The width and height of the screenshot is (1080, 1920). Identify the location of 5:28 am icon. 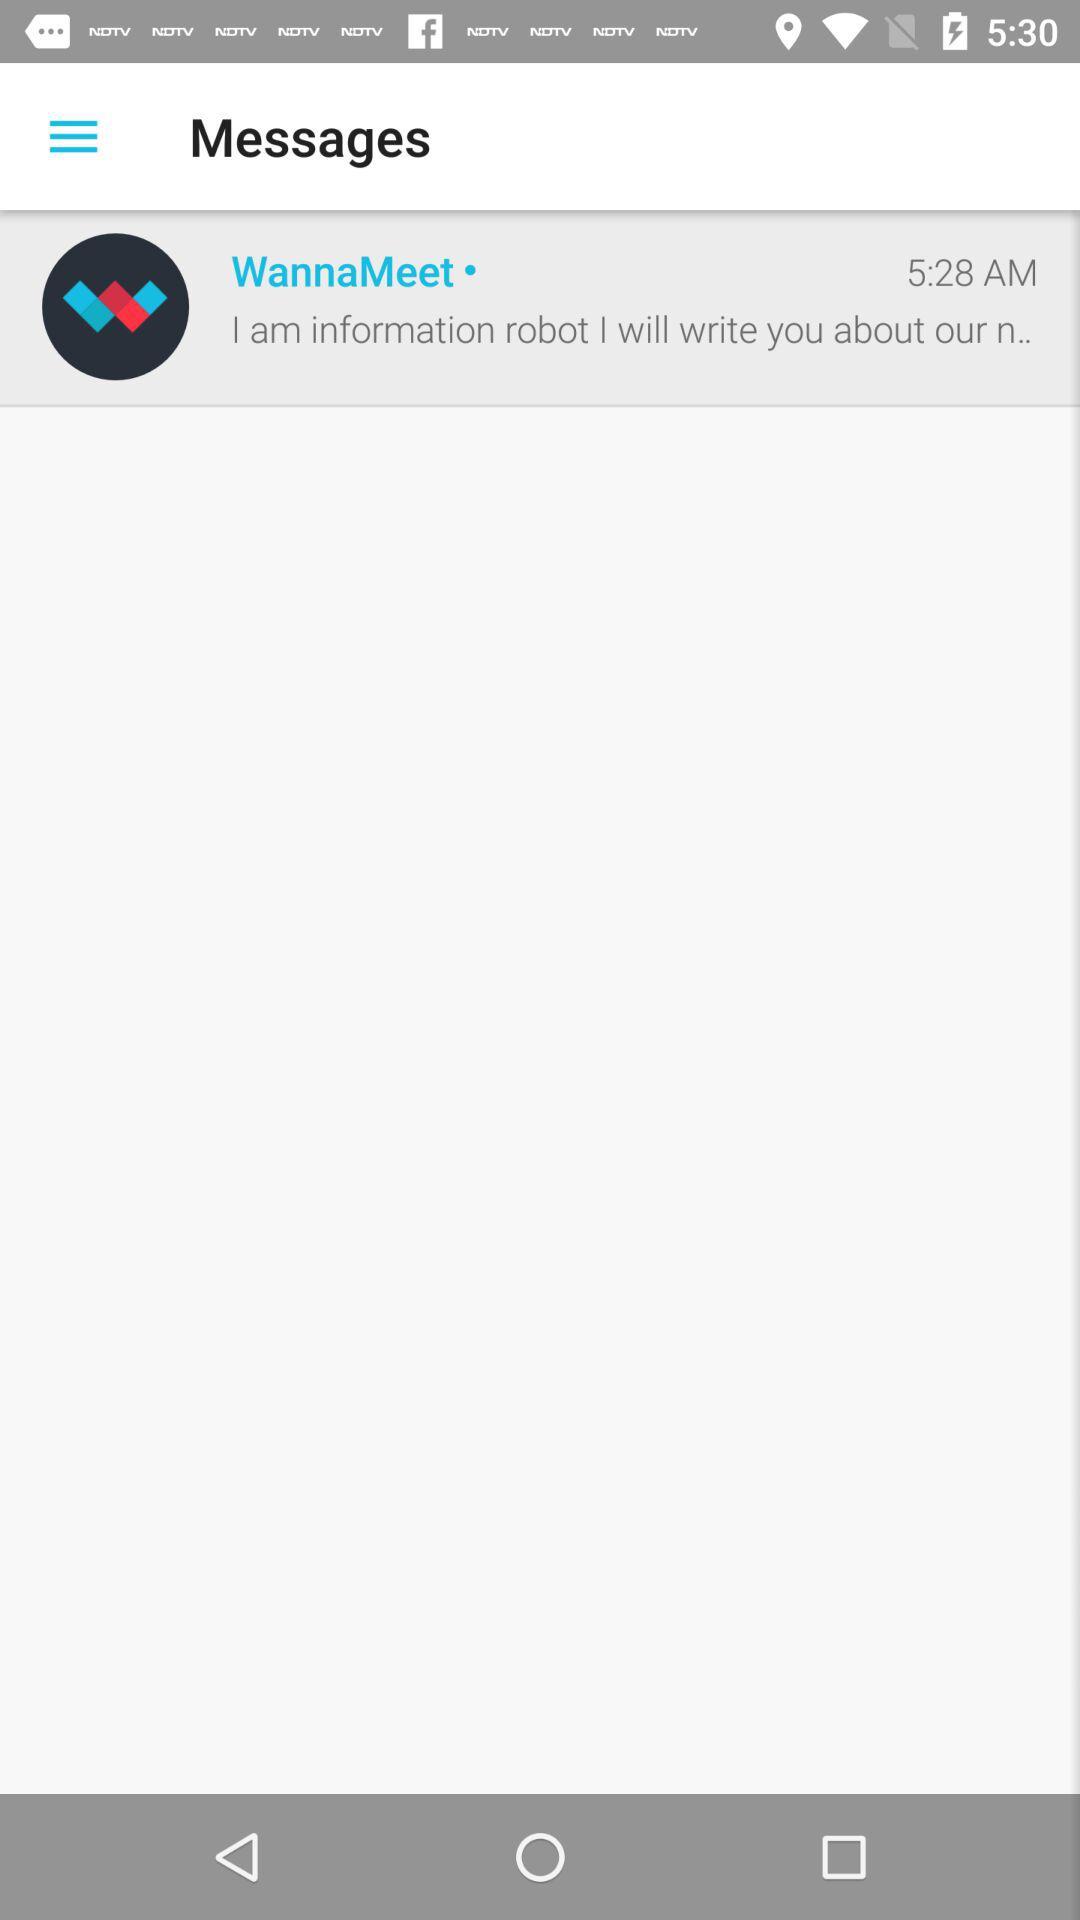
(971, 270).